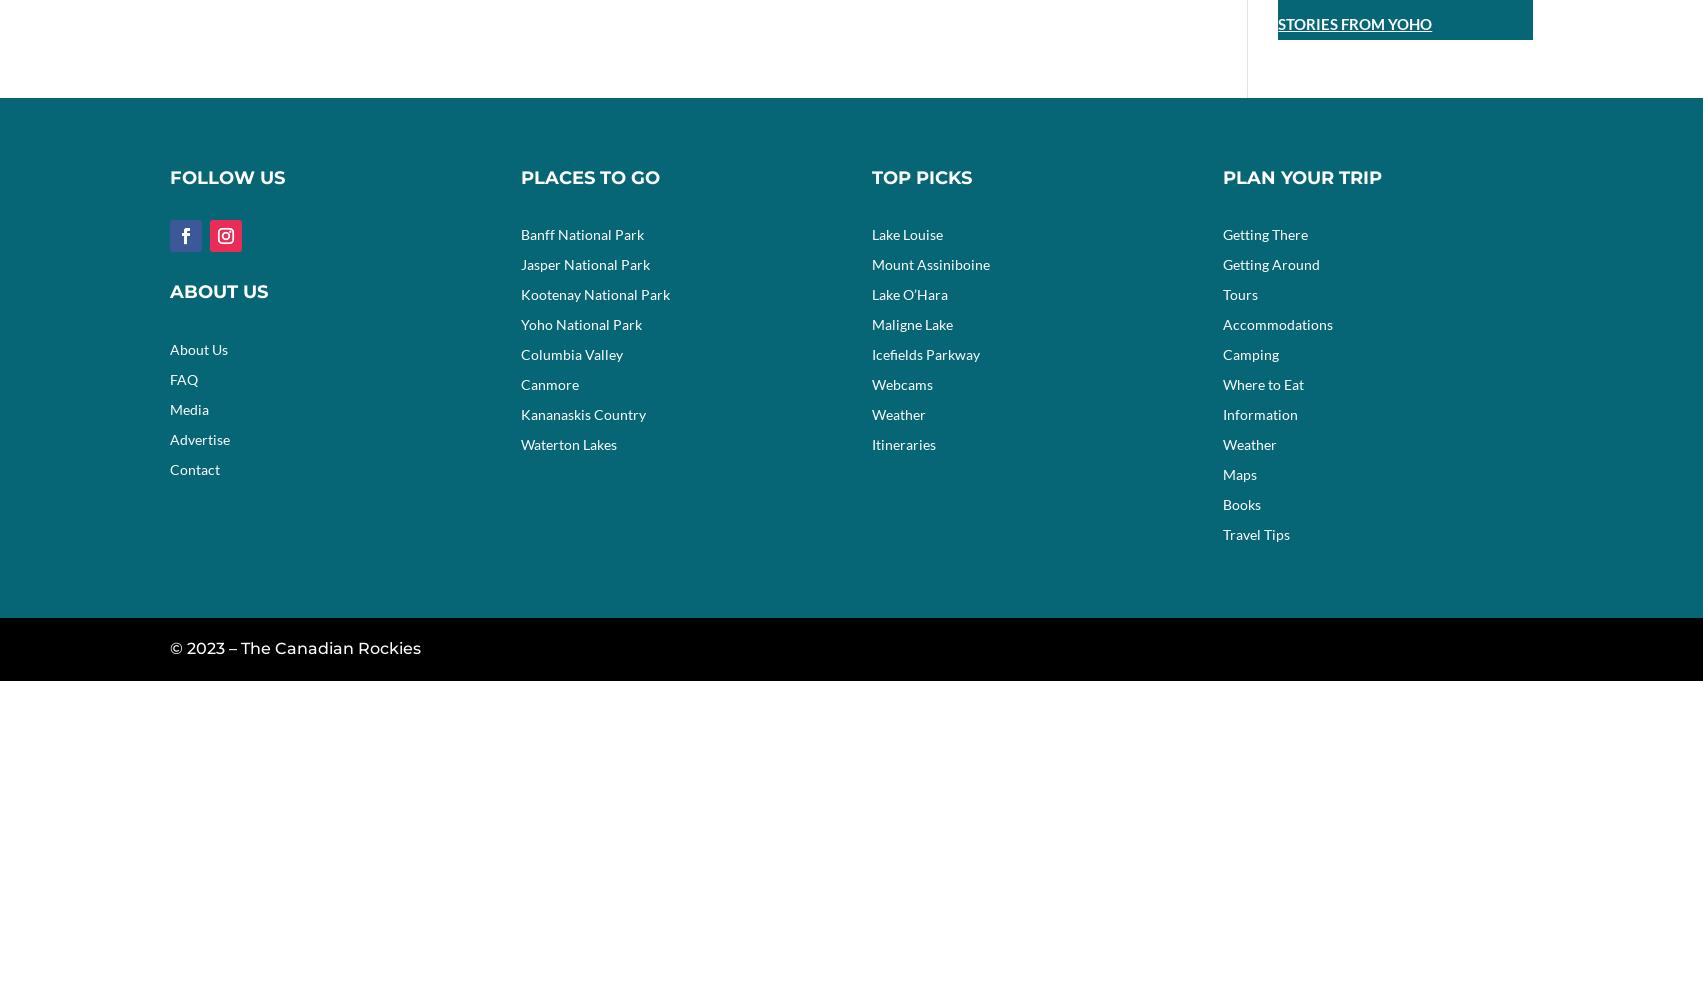 This screenshot has height=1000, width=1703. Describe the element at coordinates (910, 323) in the screenshot. I see `'Maligne Lake'` at that location.